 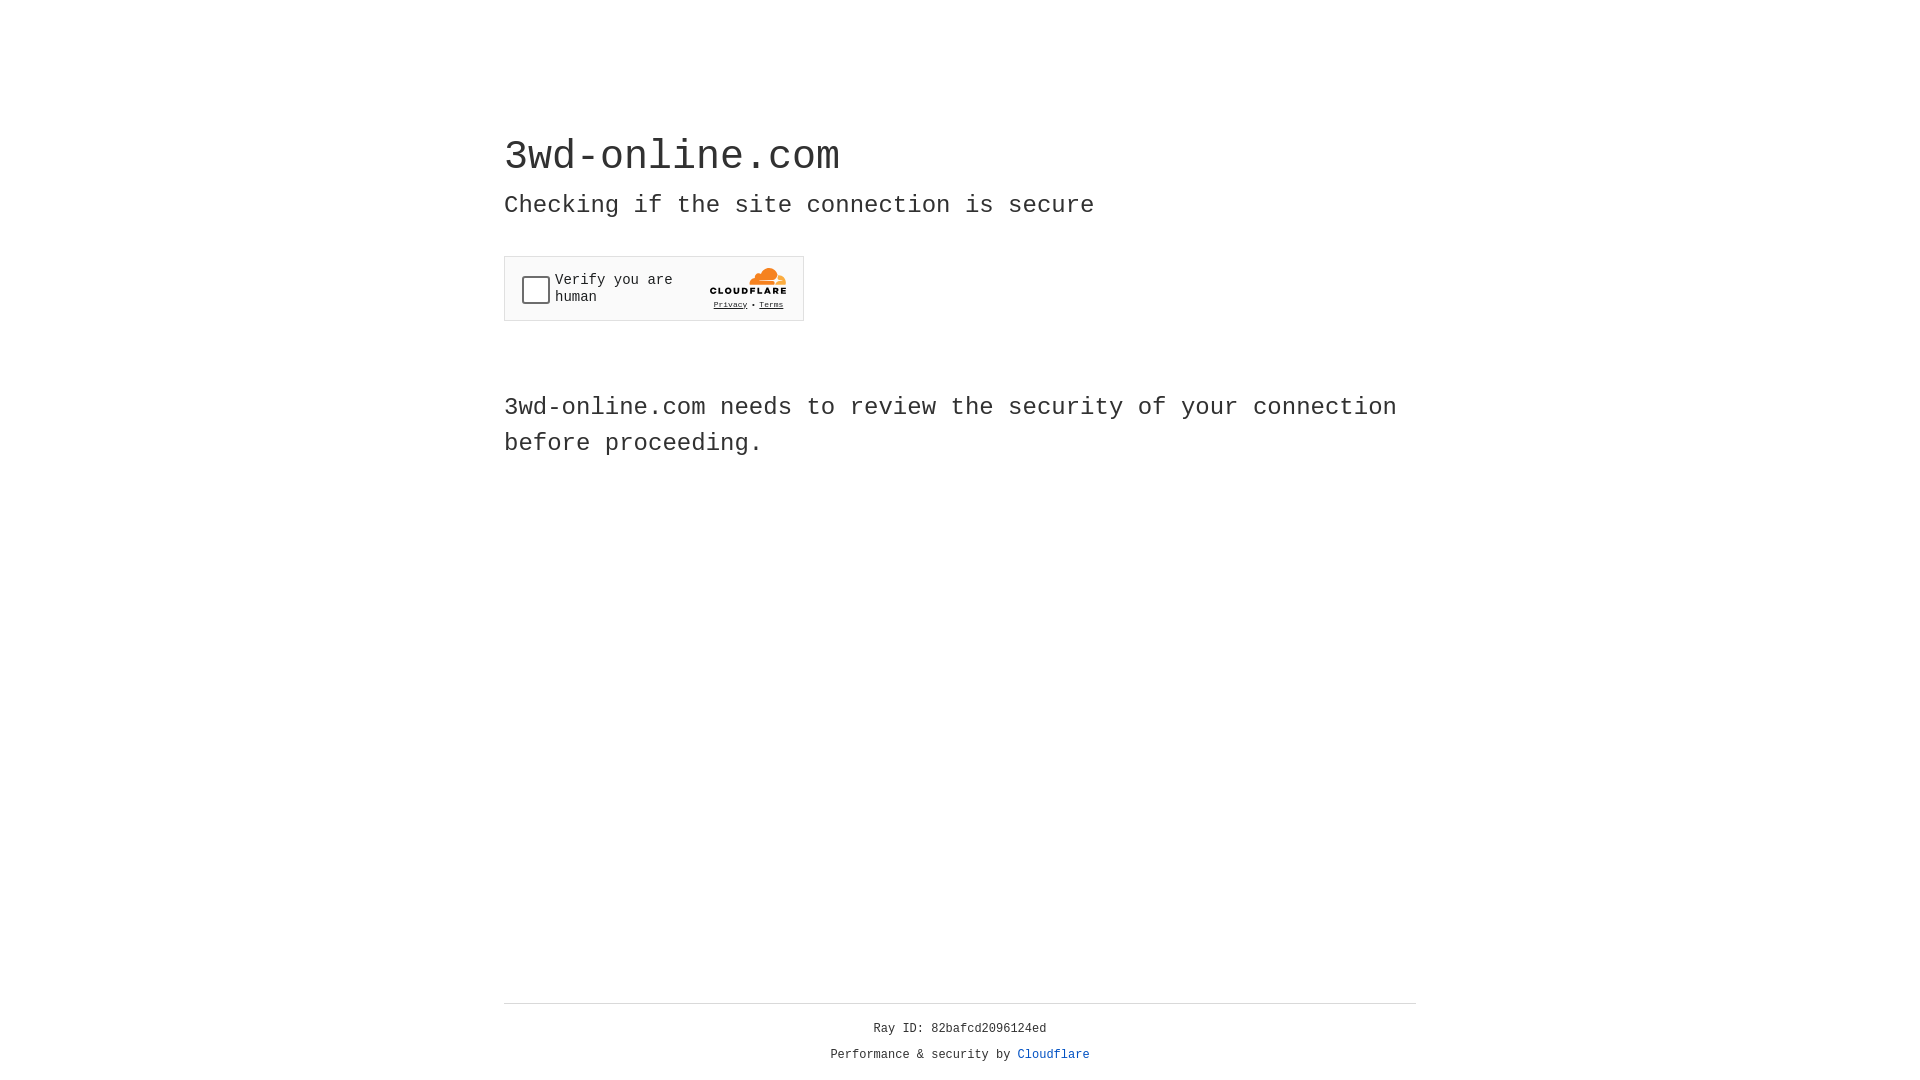 What do you see at coordinates (653, 288) in the screenshot?
I see `'Widget containing a Cloudflare security challenge'` at bounding box center [653, 288].